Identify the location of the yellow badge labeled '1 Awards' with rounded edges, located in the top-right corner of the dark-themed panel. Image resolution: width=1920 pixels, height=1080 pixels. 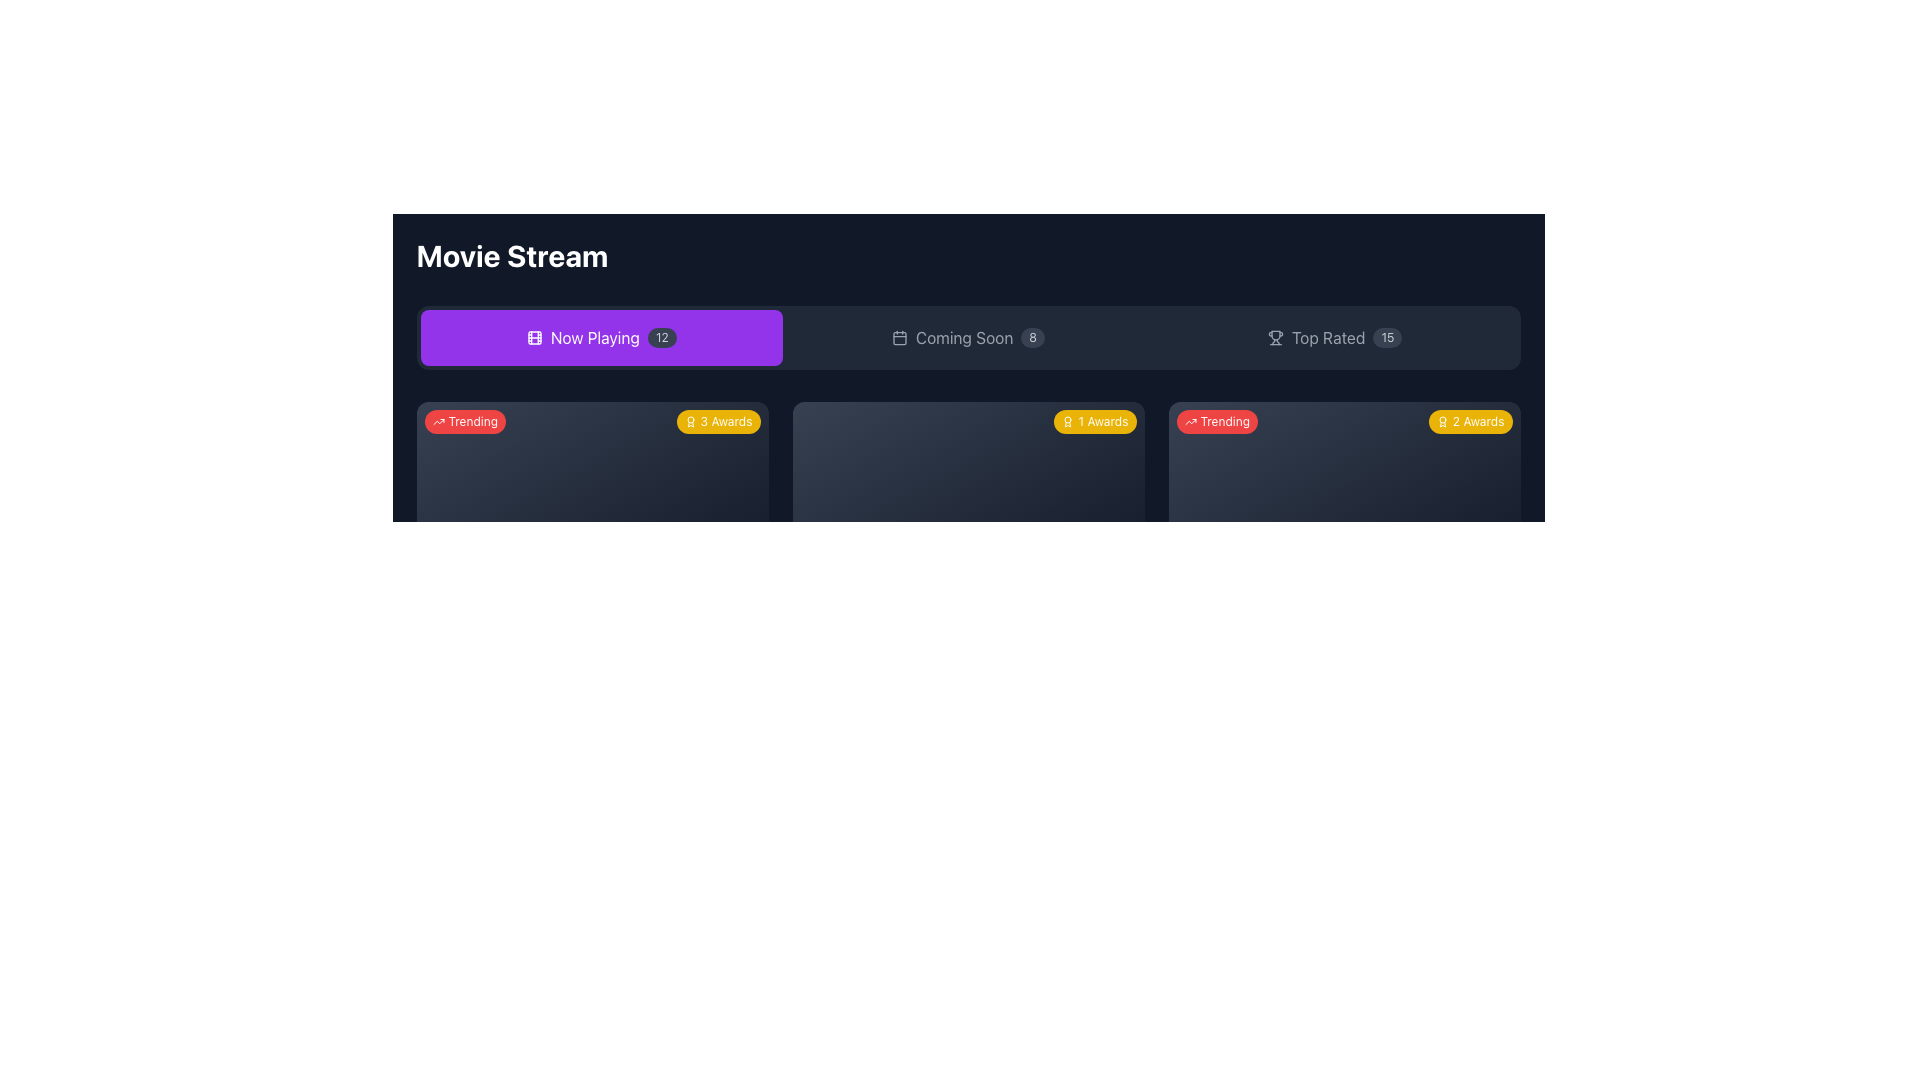
(1094, 420).